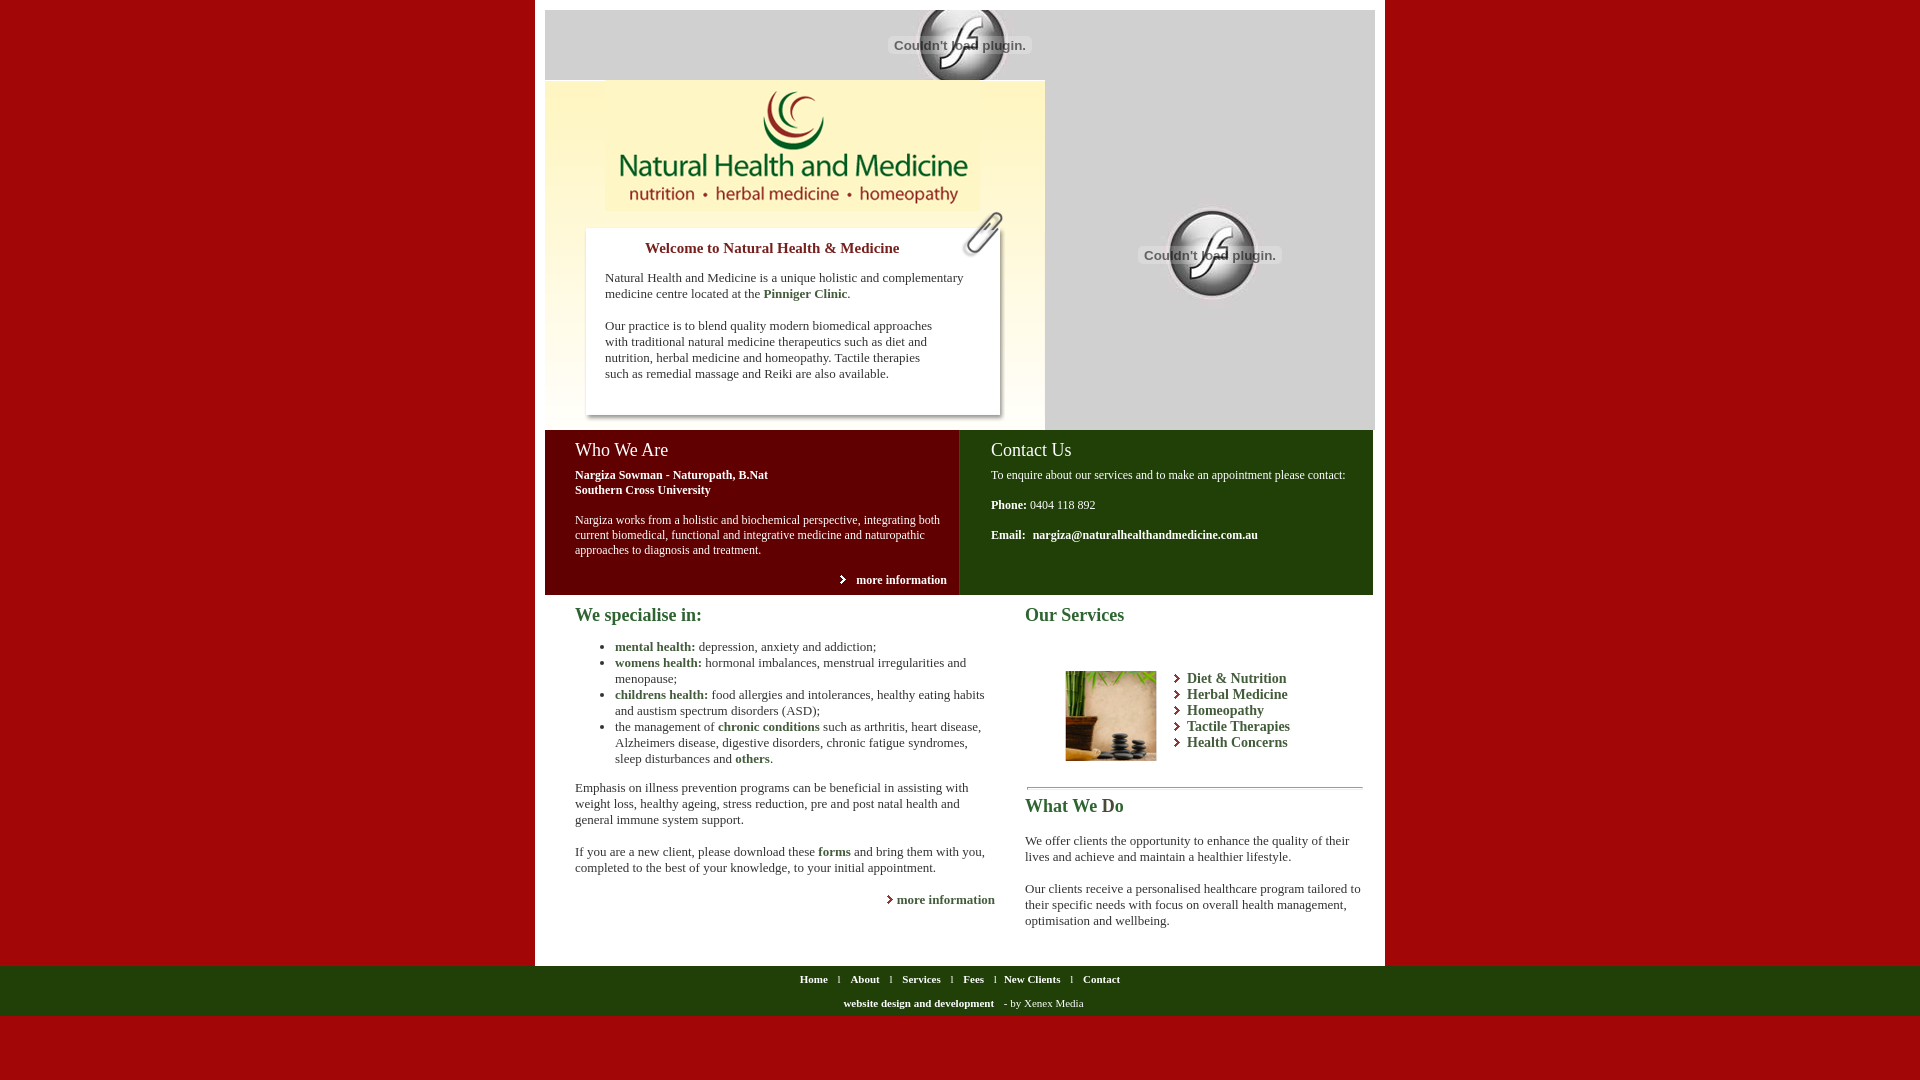 This screenshot has width=1920, height=1080. Describe the element at coordinates (1032, 978) in the screenshot. I see `'New Clients'` at that location.